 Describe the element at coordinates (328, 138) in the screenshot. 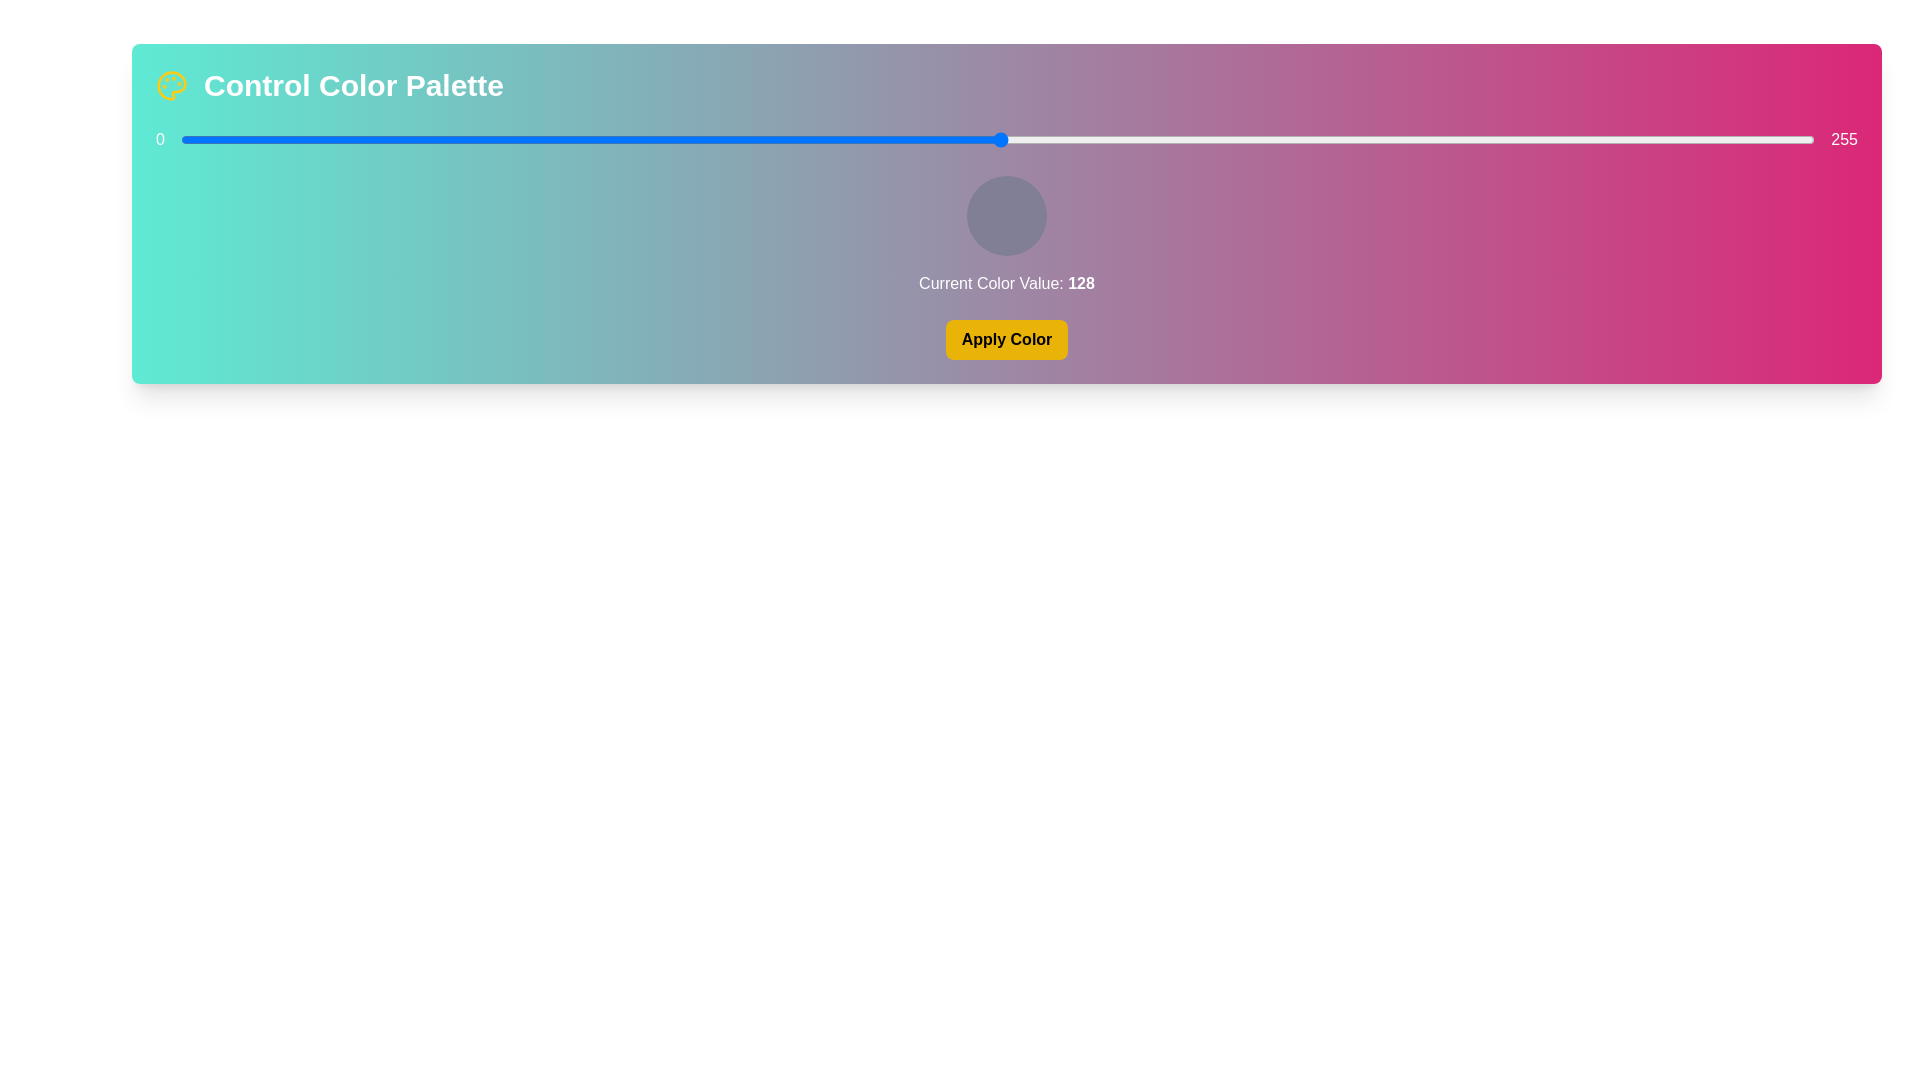

I see `the color slider to set the color value to 23` at that location.